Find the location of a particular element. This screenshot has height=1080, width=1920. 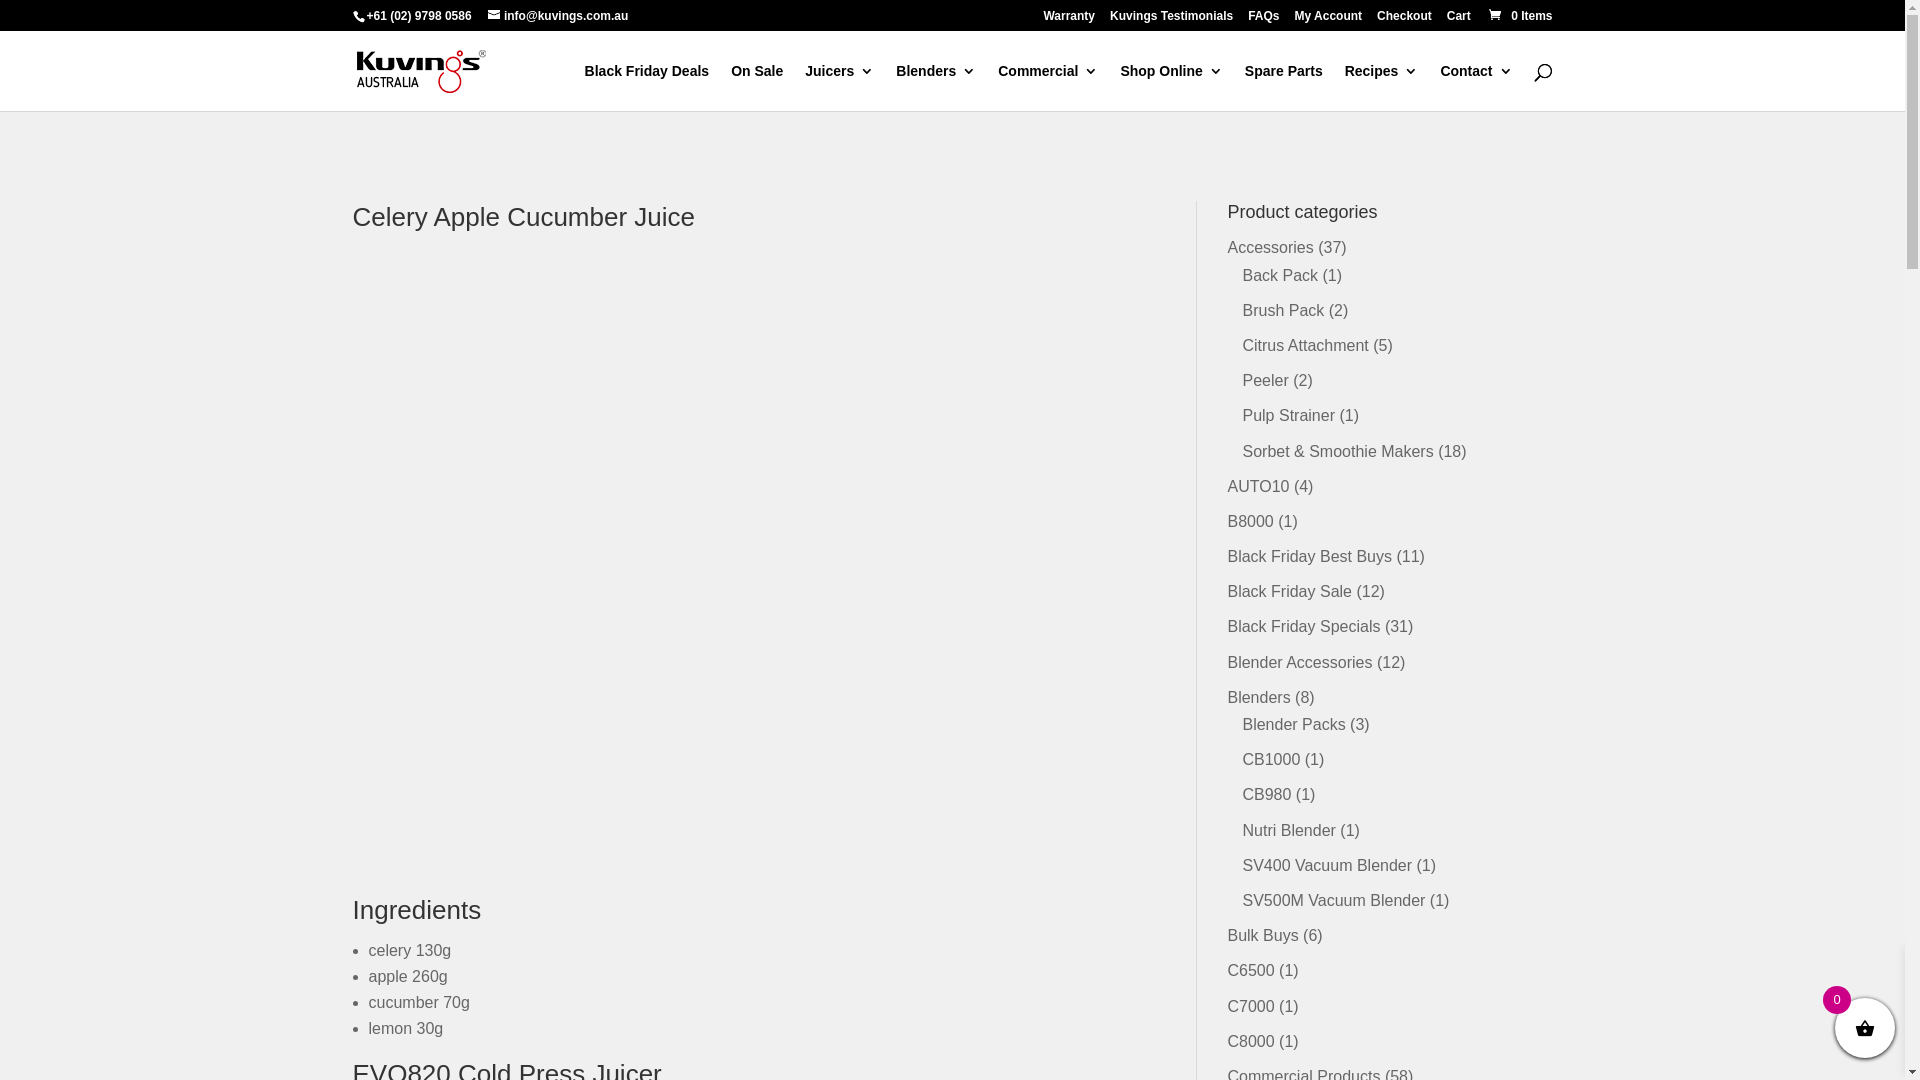

'Spare Parts' is located at coordinates (1283, 86).